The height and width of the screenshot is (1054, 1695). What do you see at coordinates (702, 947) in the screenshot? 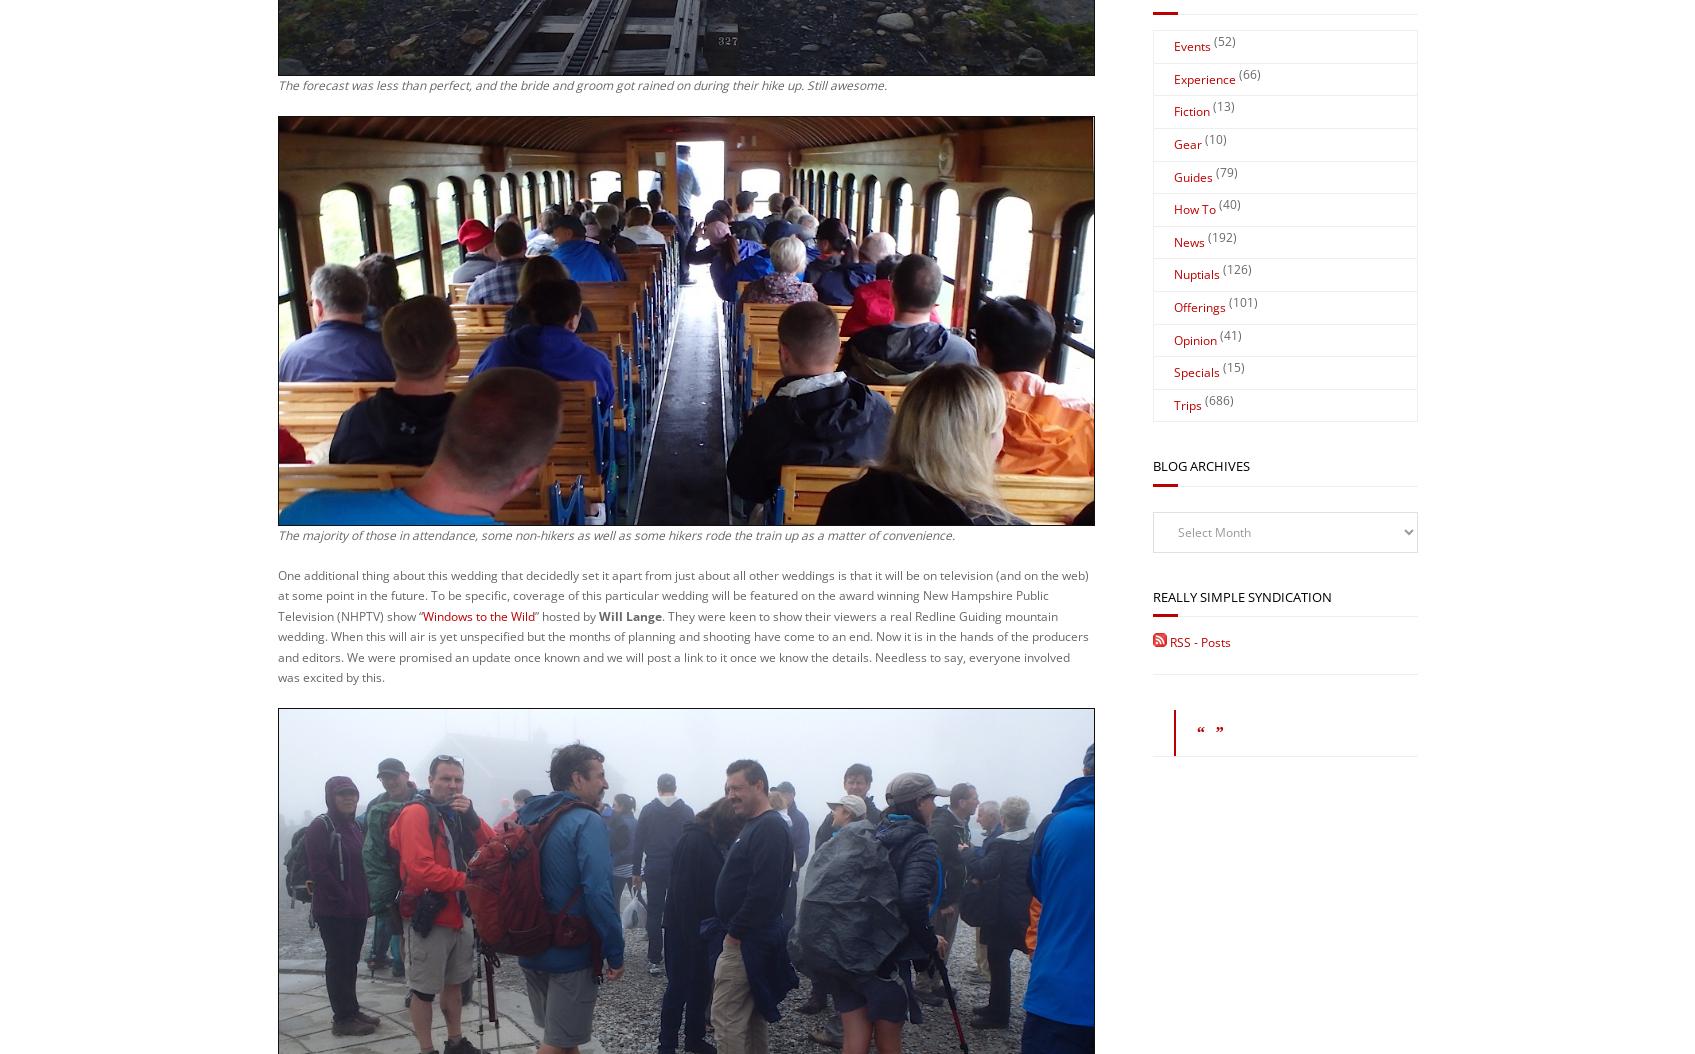
I see `'Help'` at bounding box center [702, 947].